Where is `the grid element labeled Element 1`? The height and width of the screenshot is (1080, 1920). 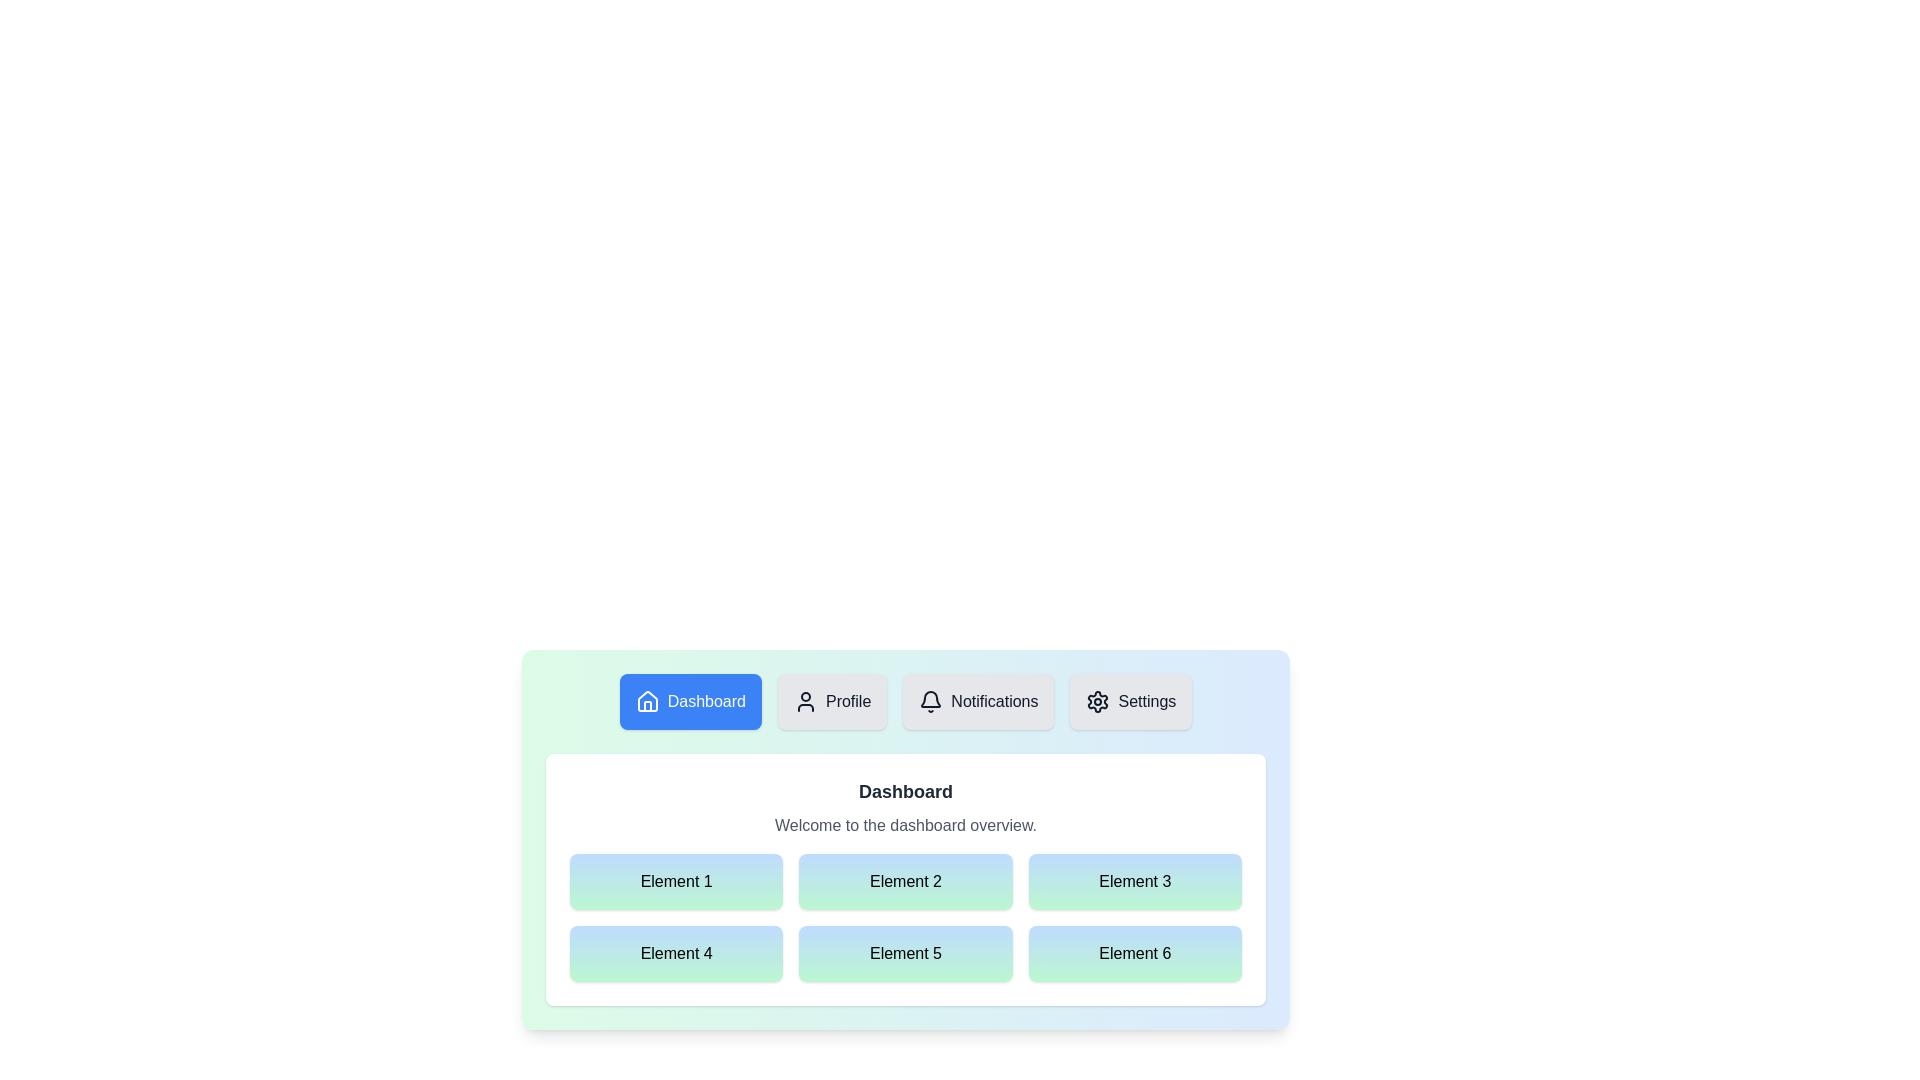 the grid element labeled Element 1 is located at coordinates (676, 881).